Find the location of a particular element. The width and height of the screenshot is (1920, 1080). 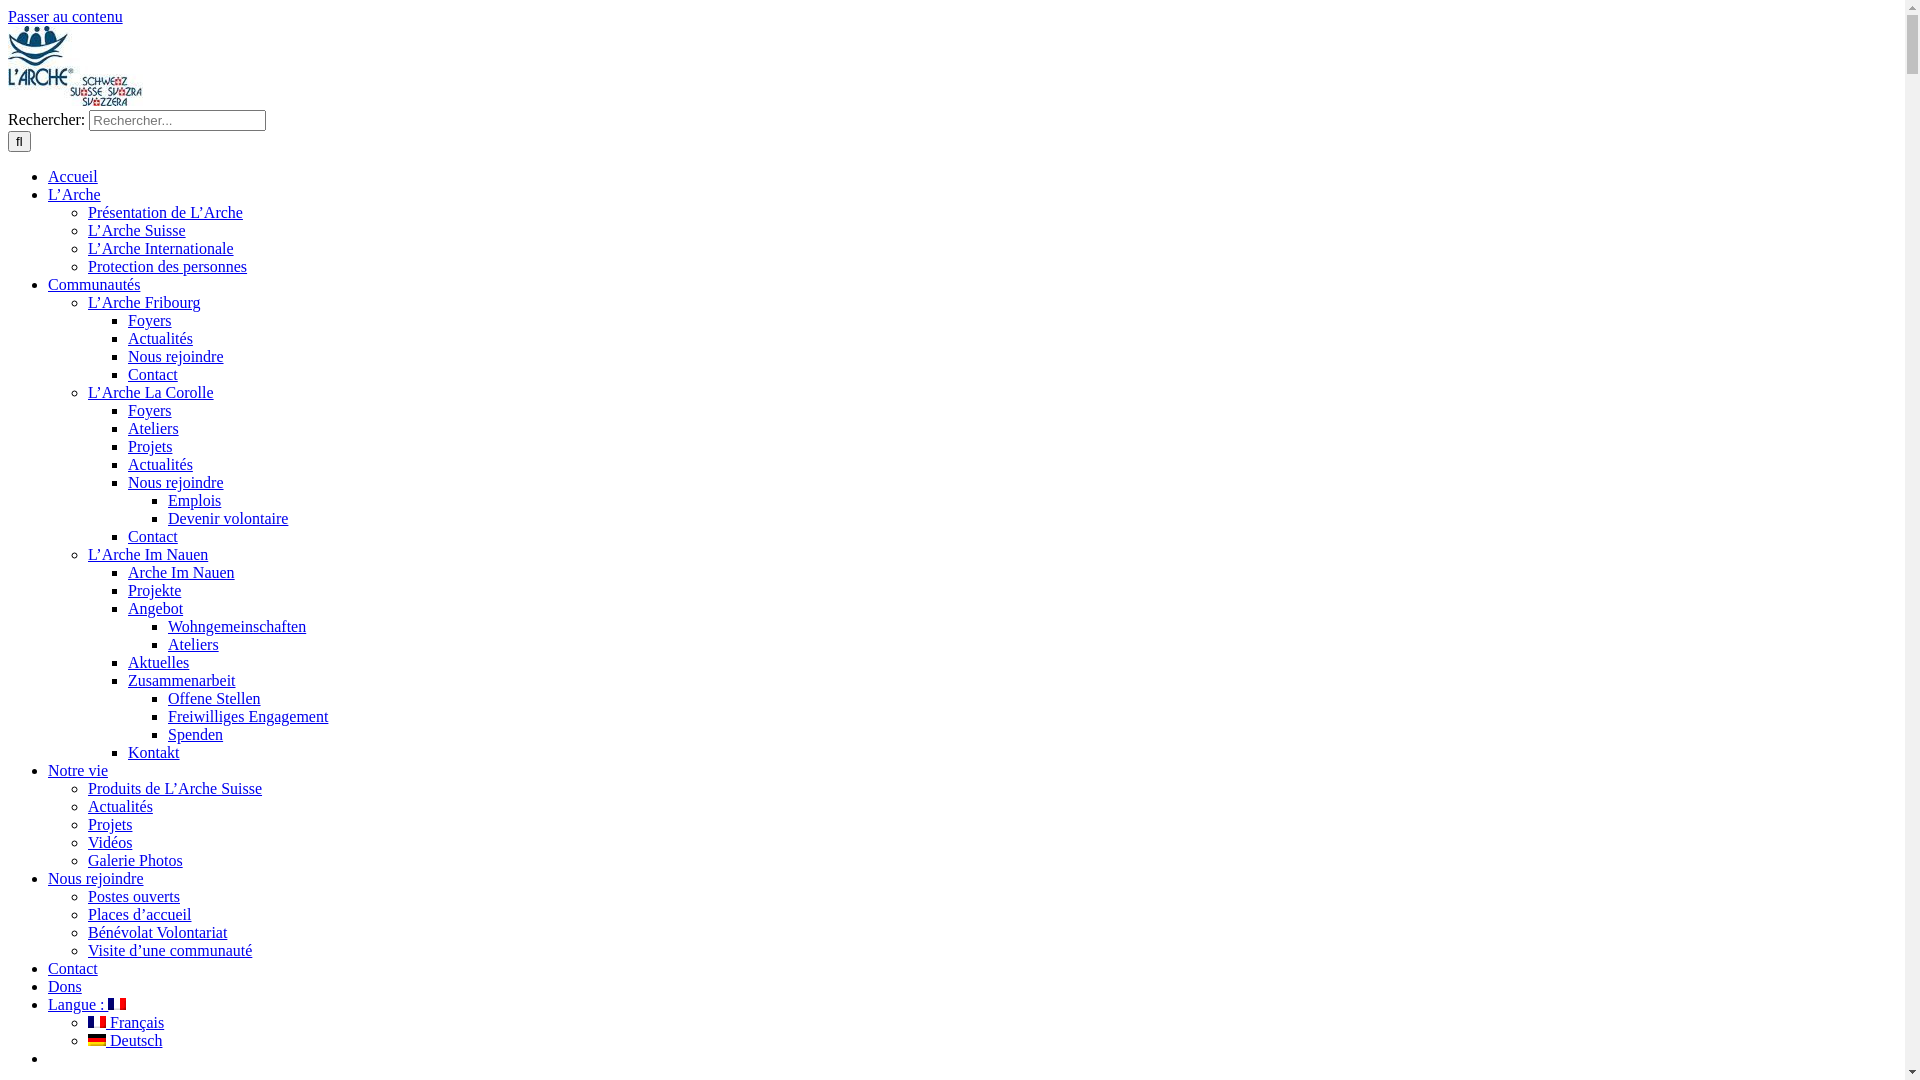

'Notre vie' is located at coordinates (77, 769).